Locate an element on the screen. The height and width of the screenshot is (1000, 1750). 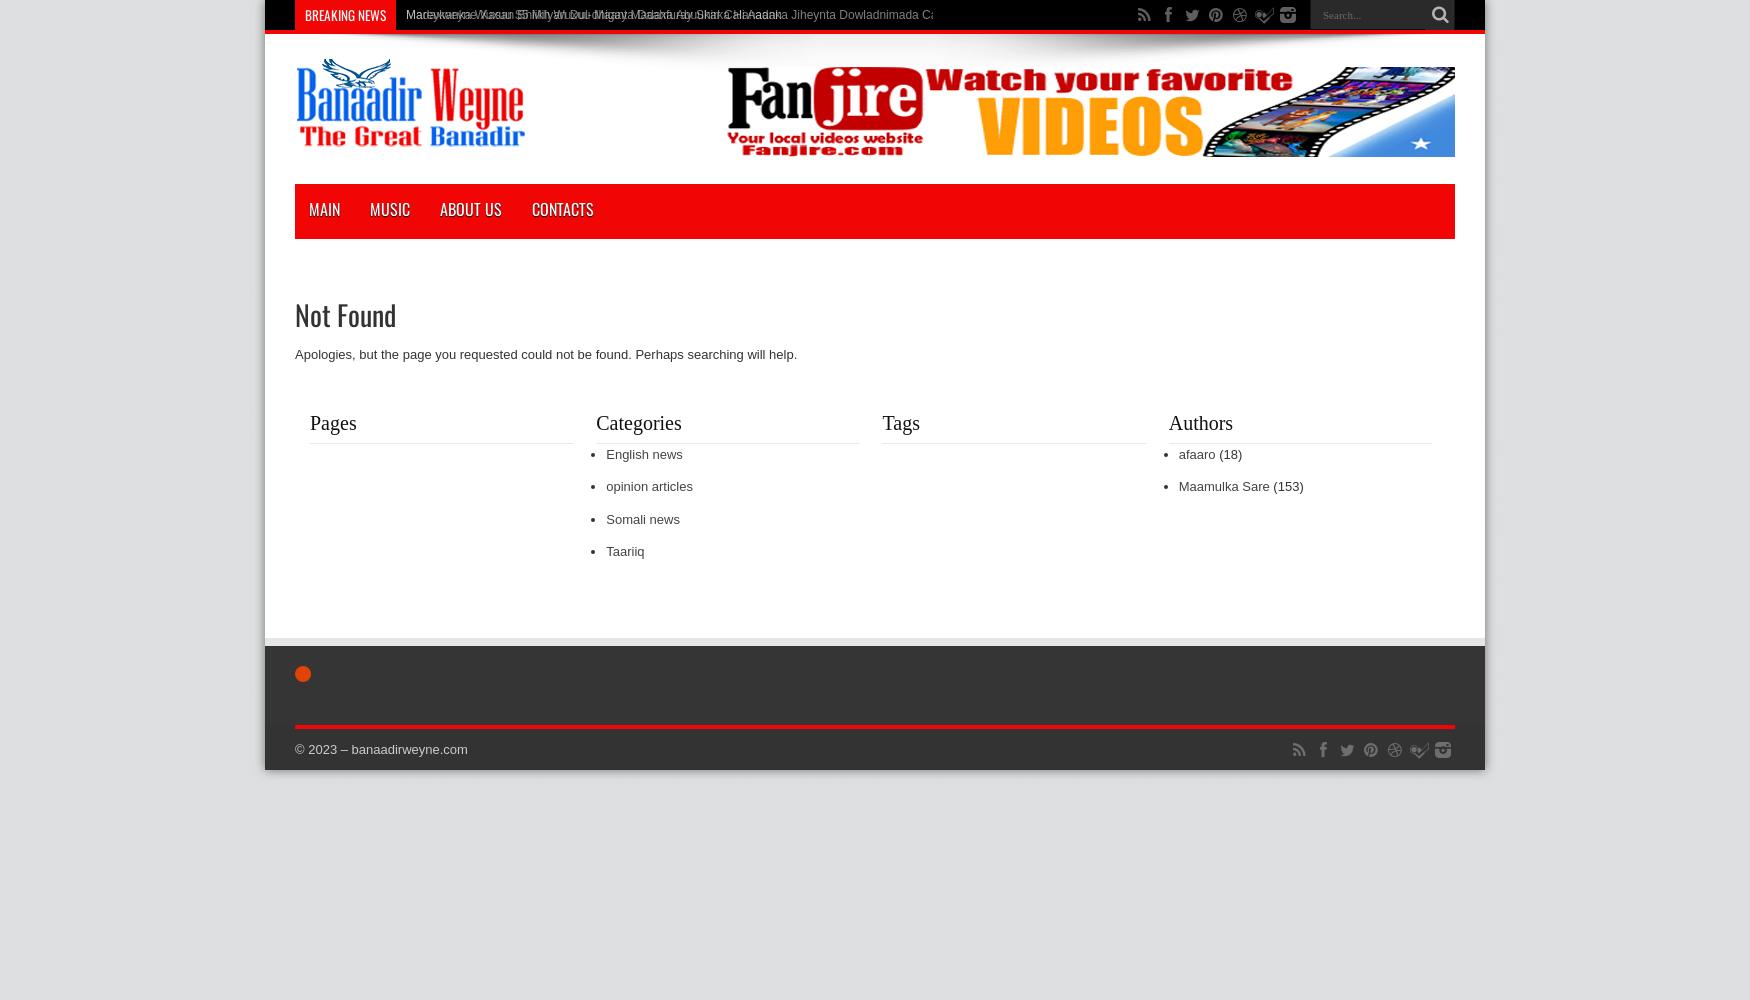
'banaadirweyne.com' is located at coordinates (407, 747).